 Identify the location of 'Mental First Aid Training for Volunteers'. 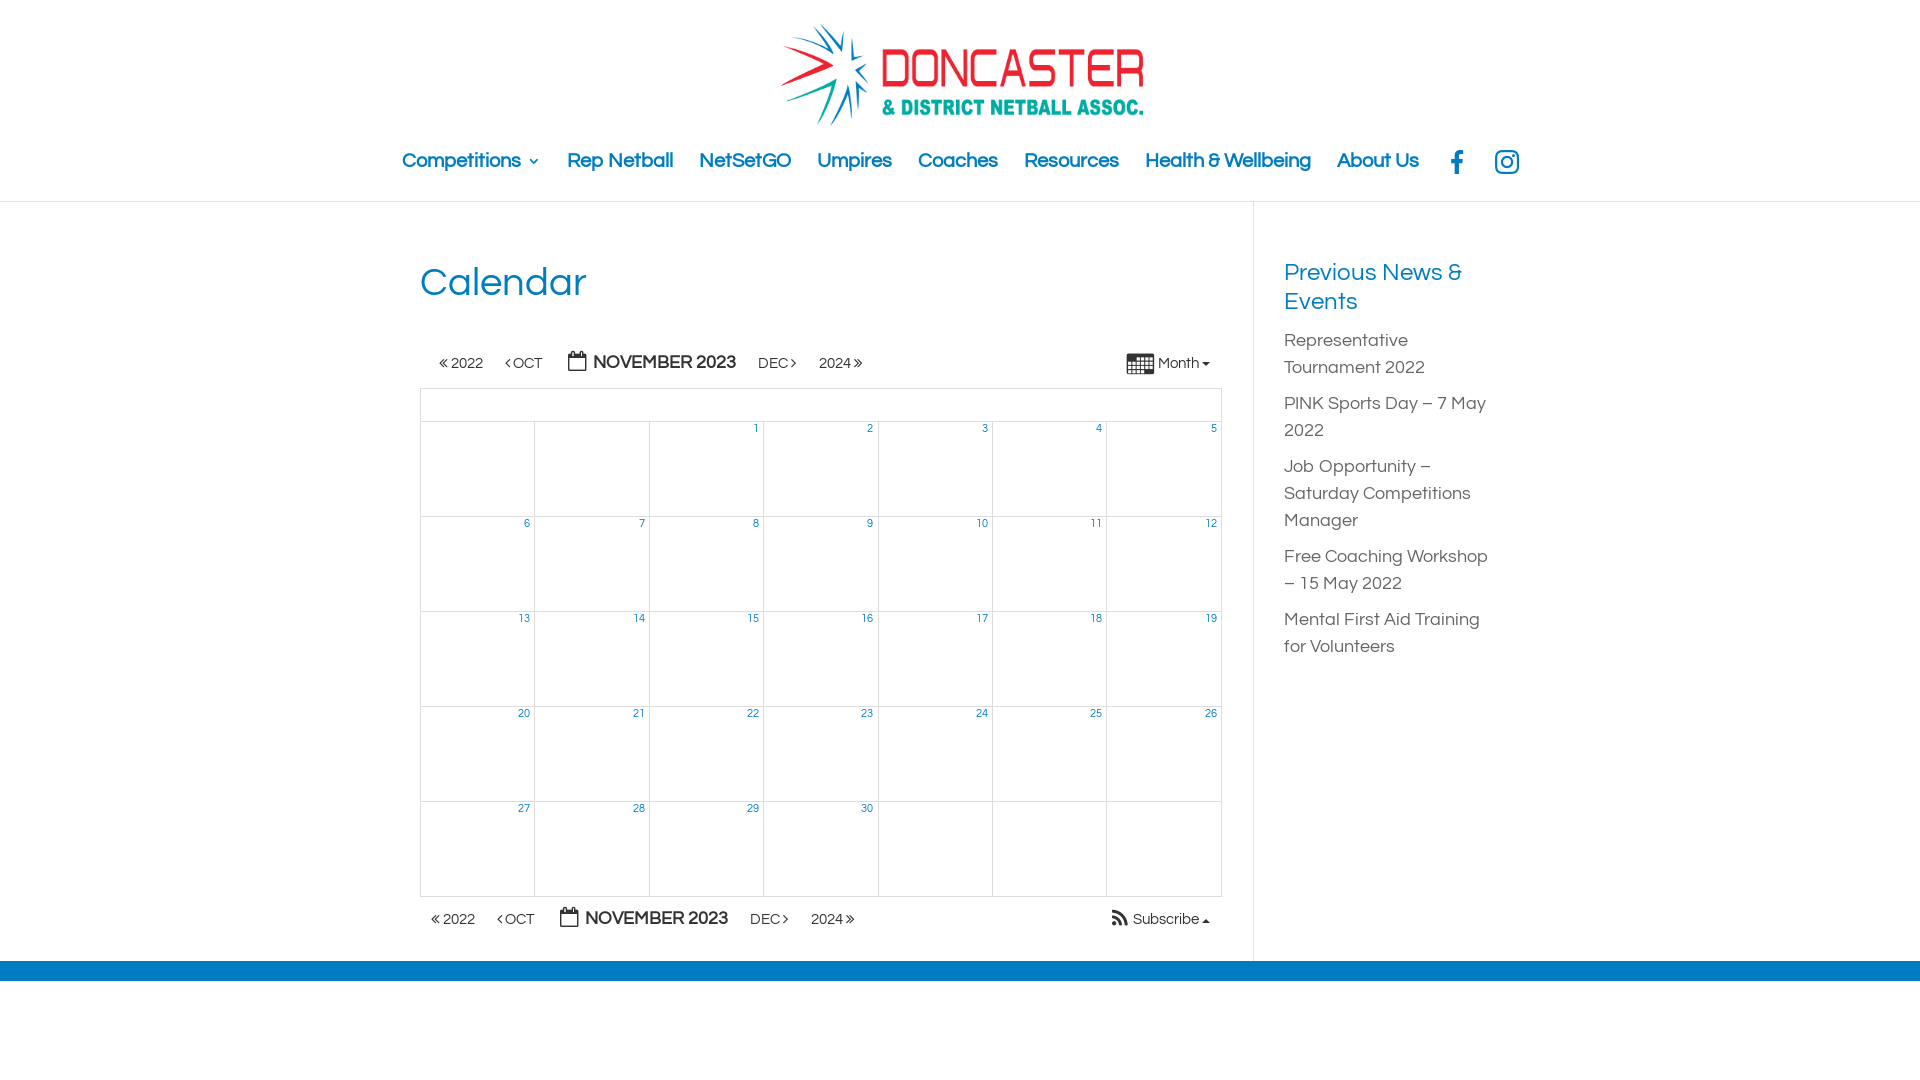
(1381, 632).